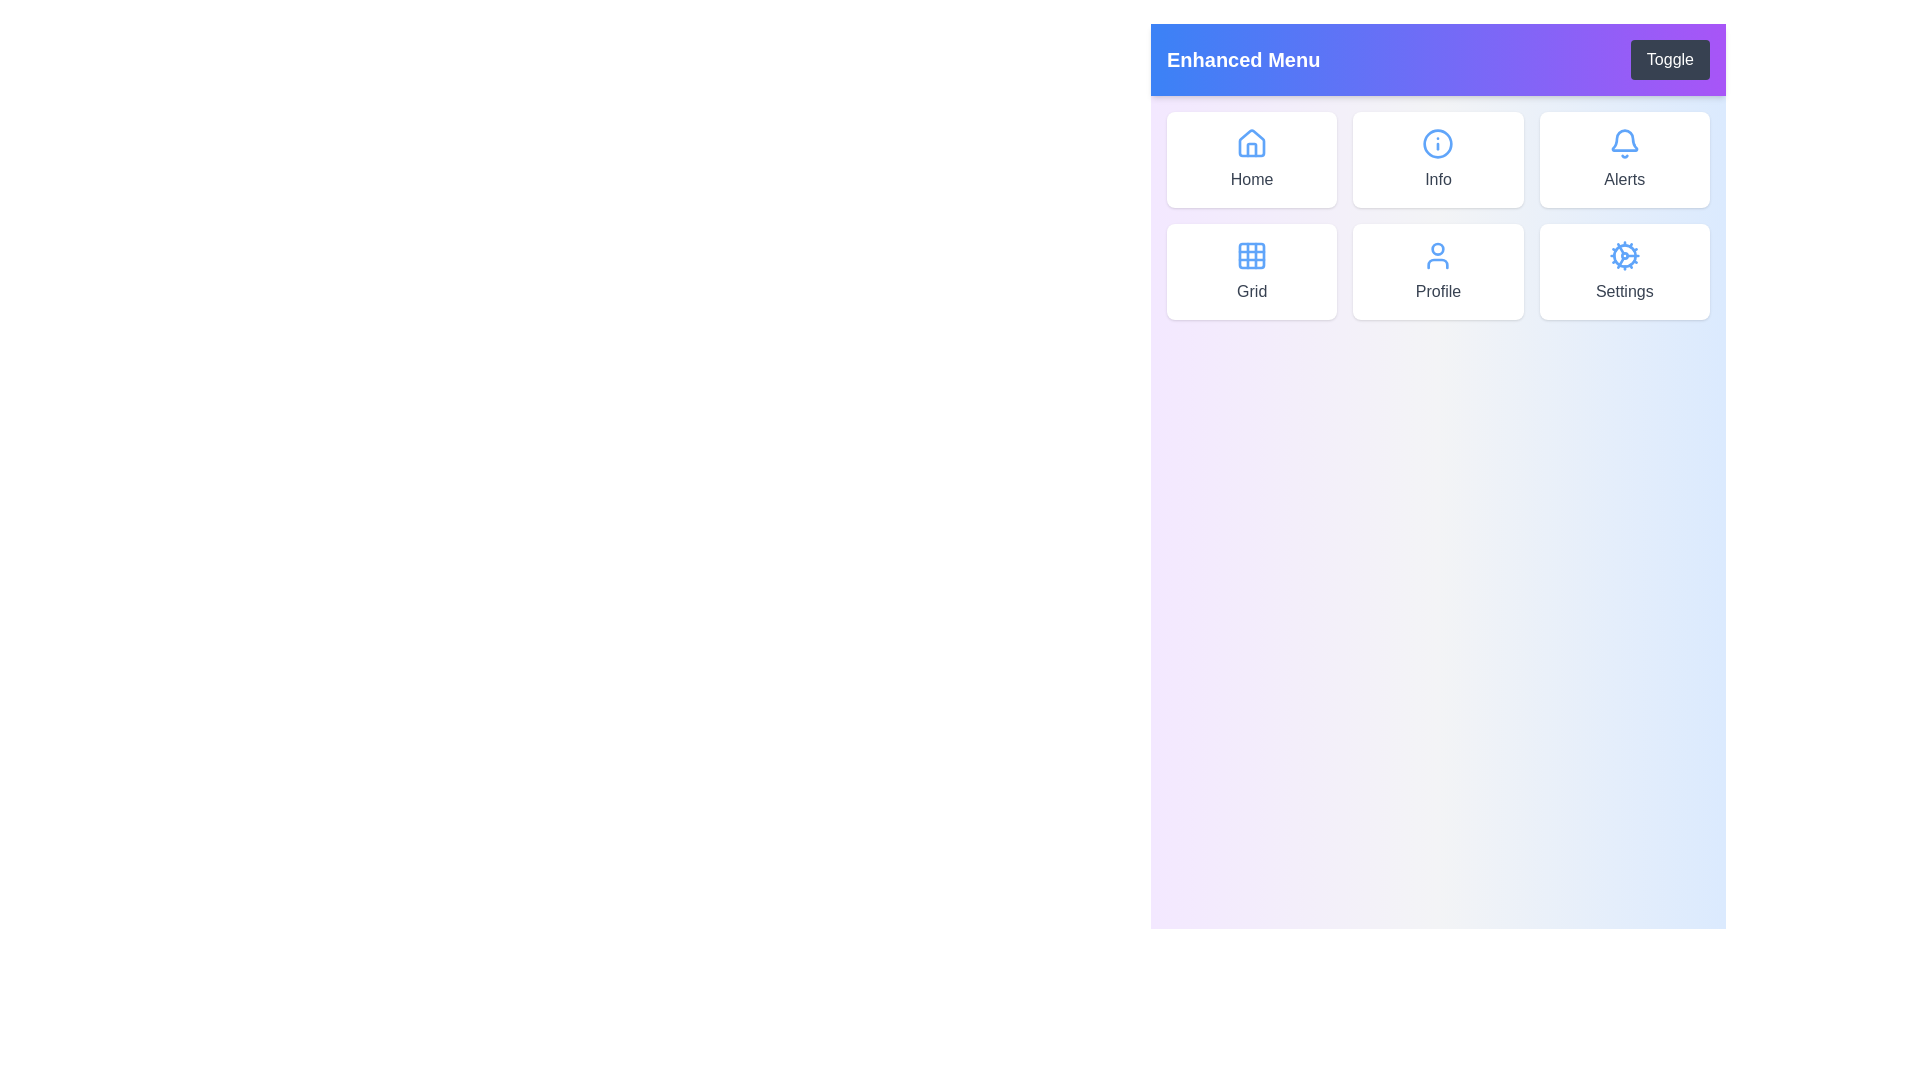 This screenshot has height=1080, width=1920. What do you see at coordinates (1625, 272) in the screenshot?
I see `the menu item labeled Settings` at bounding box center [1625, 272].